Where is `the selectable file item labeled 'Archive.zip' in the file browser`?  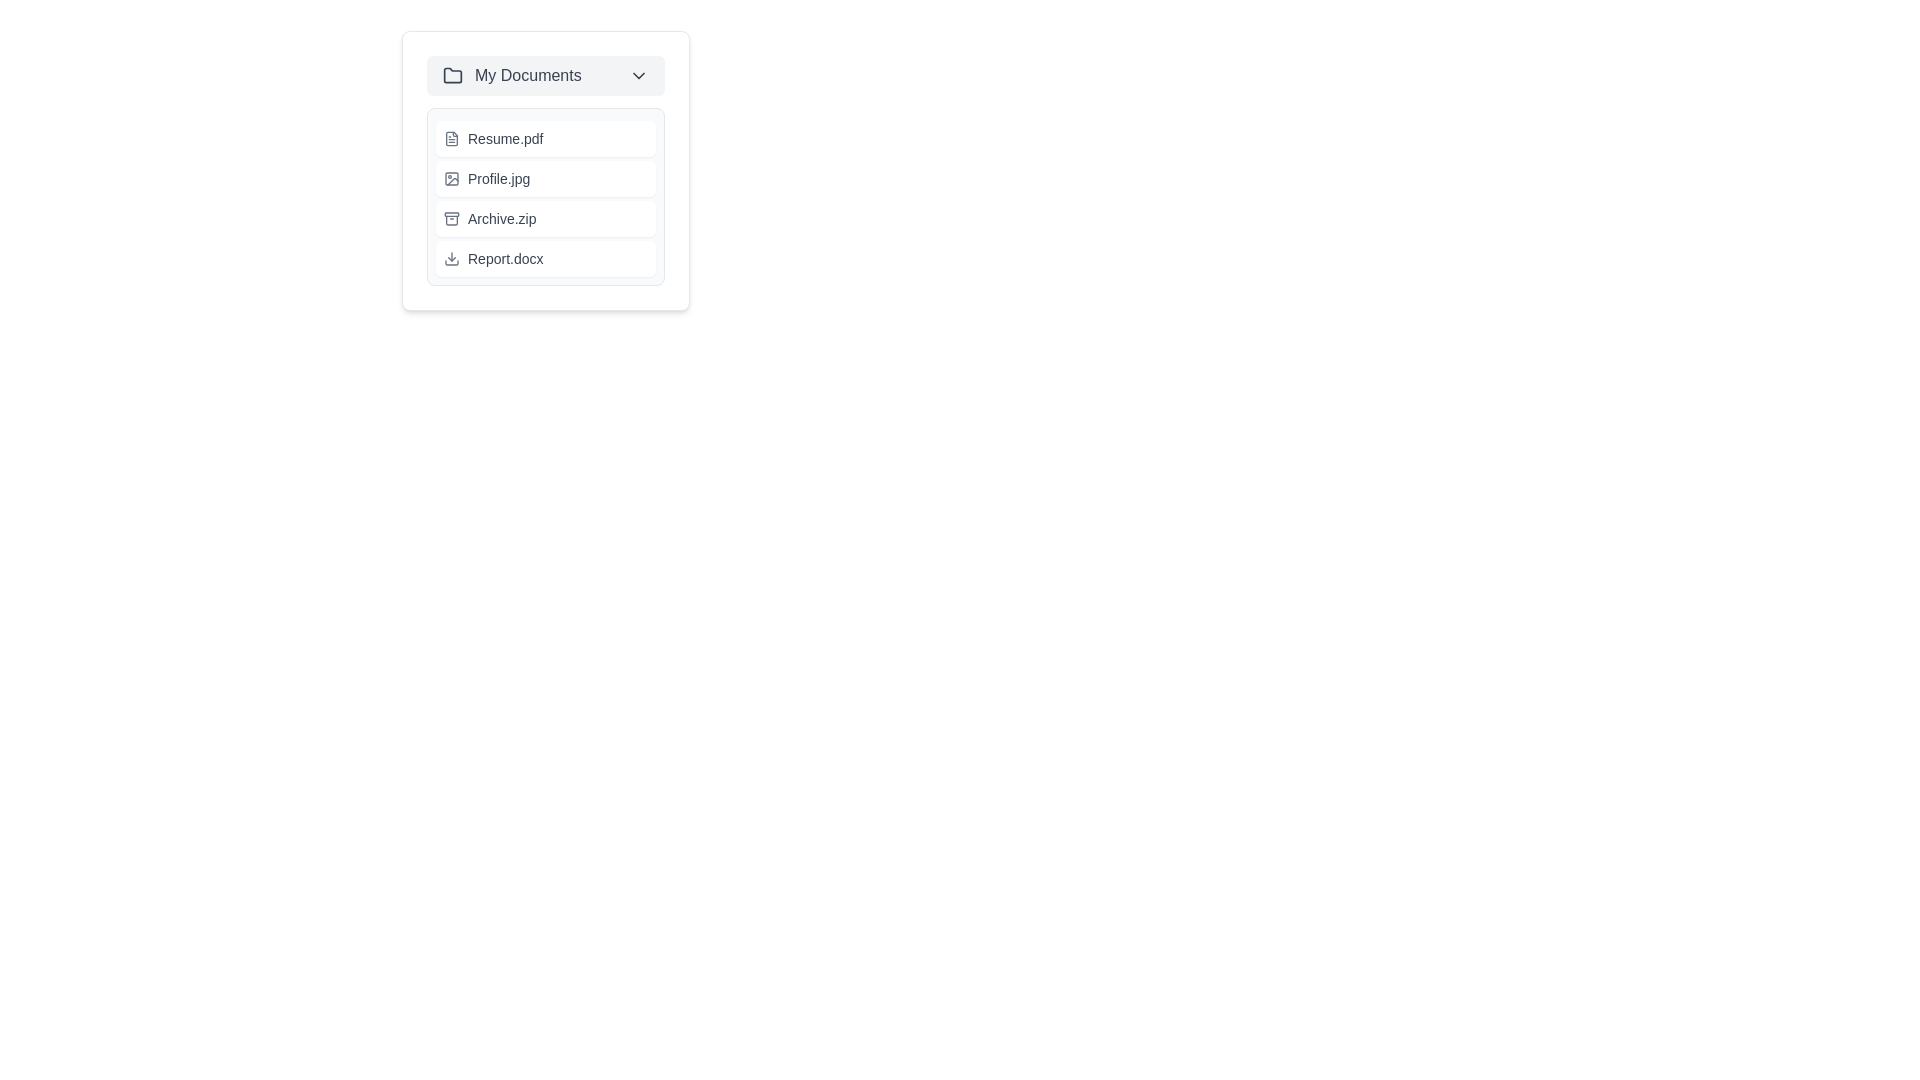 the selectable file item labeled 'Archive.zip' in the file browser is located at coordinates (546, 219).